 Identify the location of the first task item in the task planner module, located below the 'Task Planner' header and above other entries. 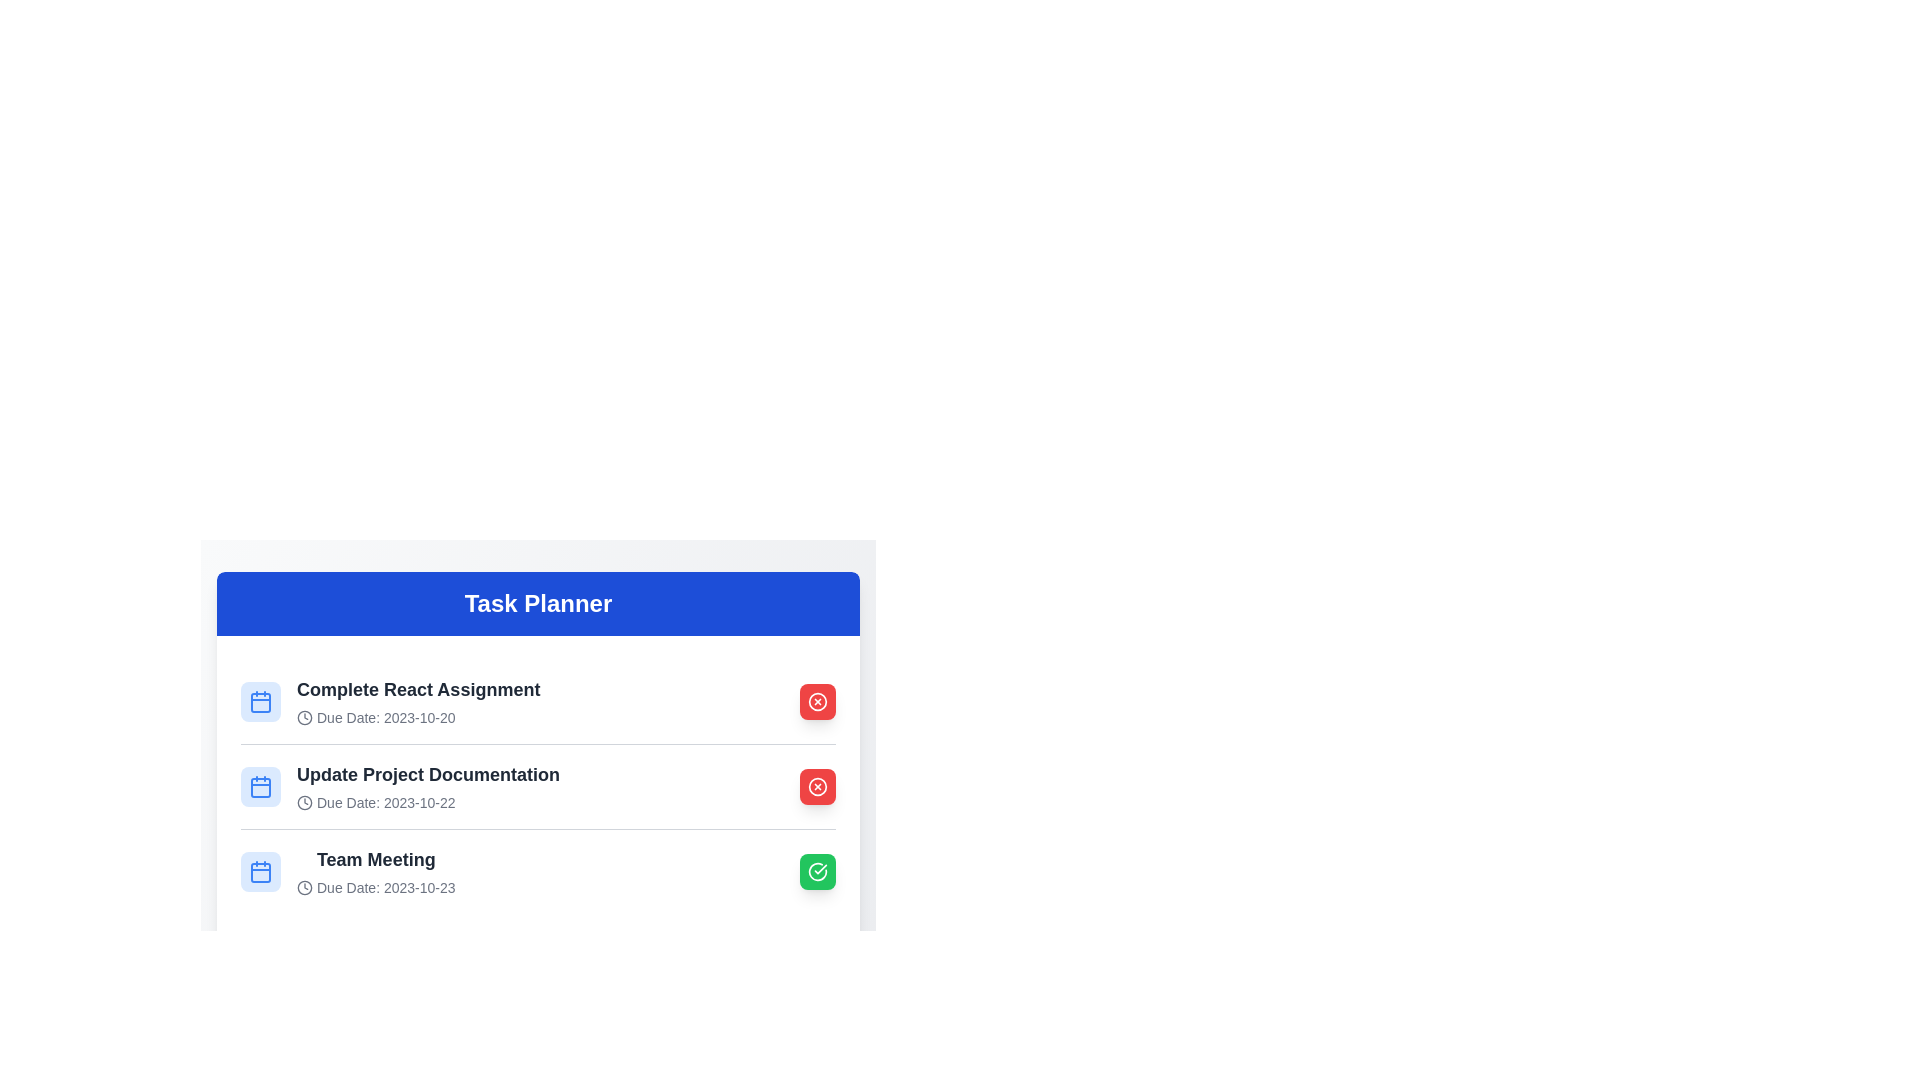
(390, 701).